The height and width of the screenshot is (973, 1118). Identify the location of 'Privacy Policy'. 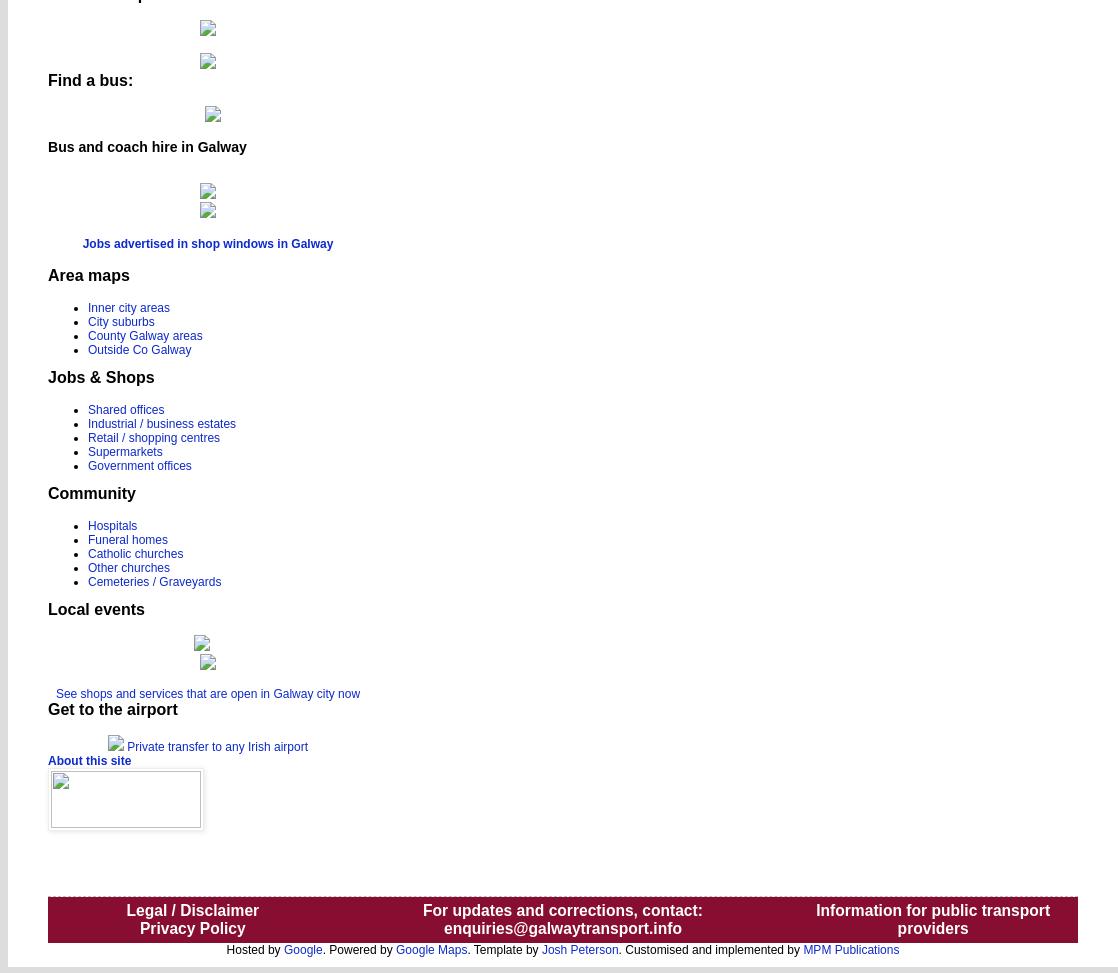
(191, 926).